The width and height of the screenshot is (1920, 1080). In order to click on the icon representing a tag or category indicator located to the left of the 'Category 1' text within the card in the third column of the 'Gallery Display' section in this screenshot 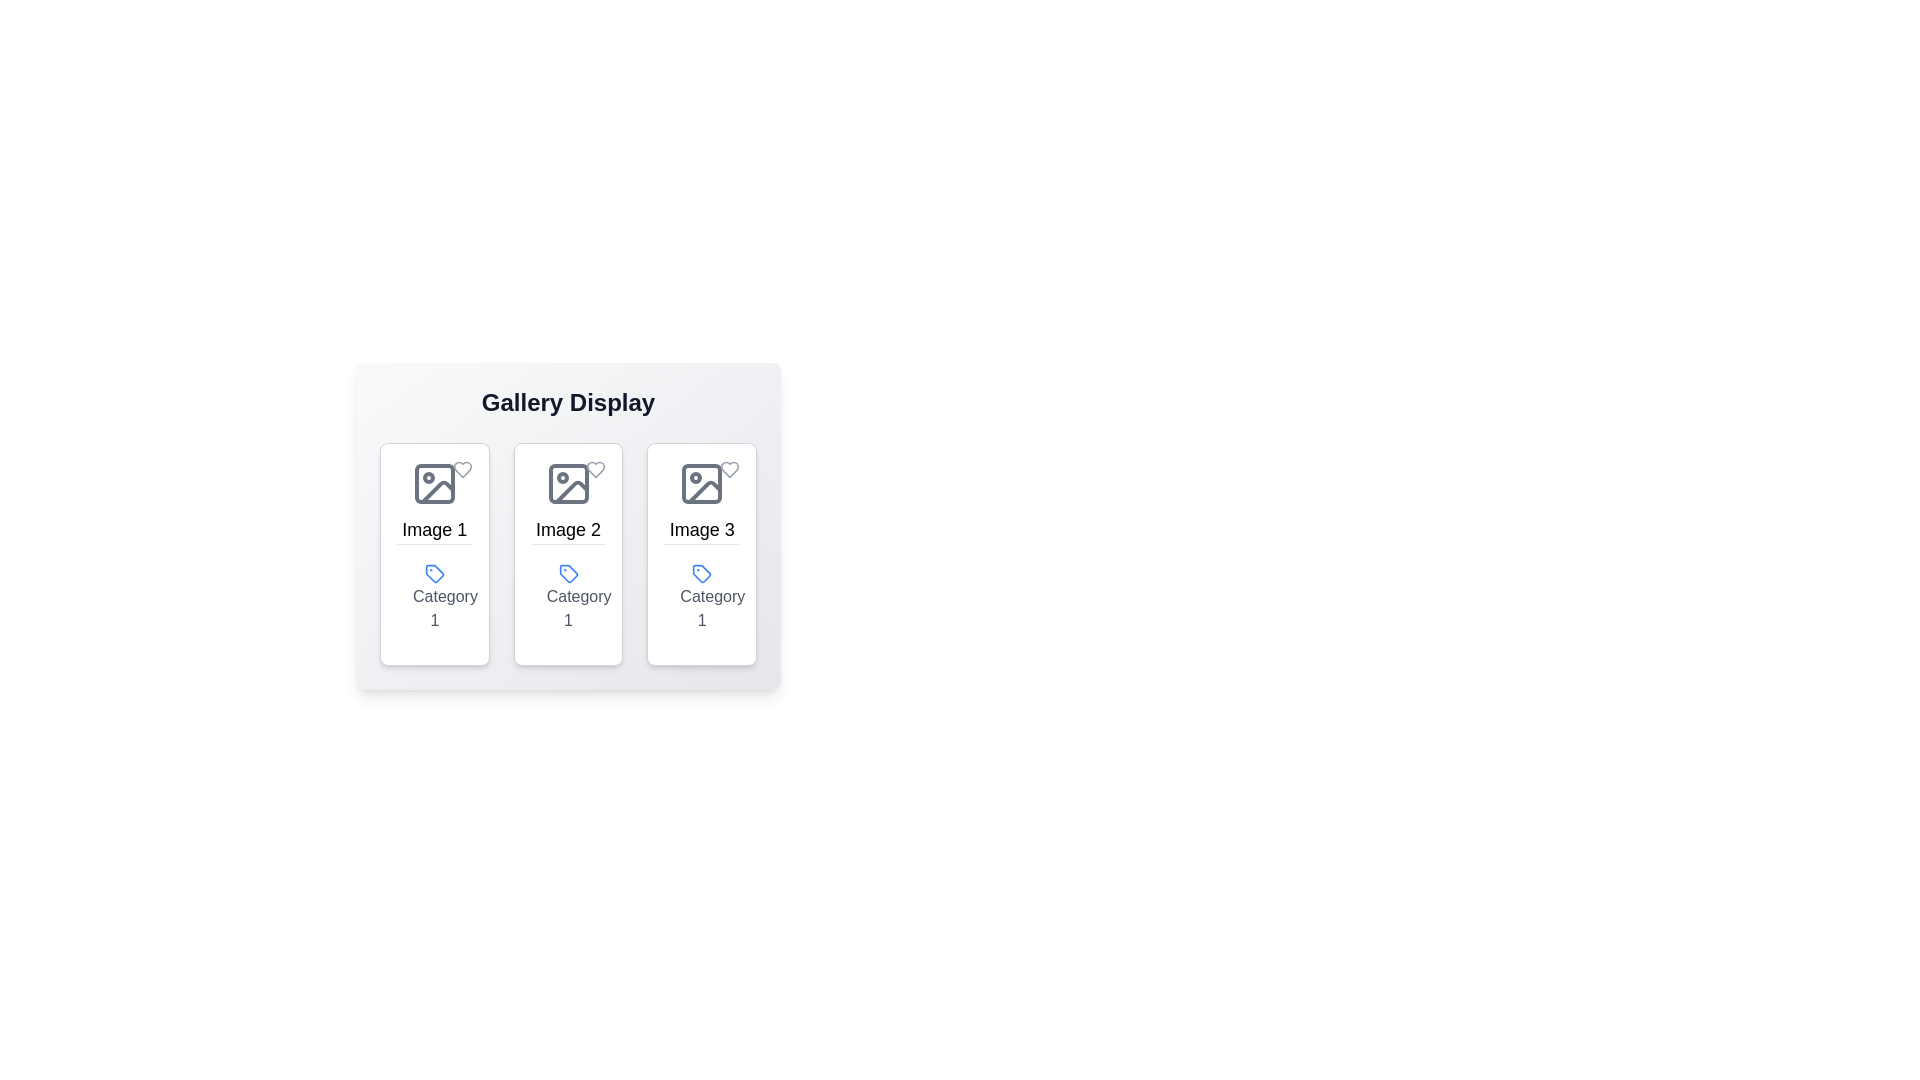, I will do `click(702, 573)`.